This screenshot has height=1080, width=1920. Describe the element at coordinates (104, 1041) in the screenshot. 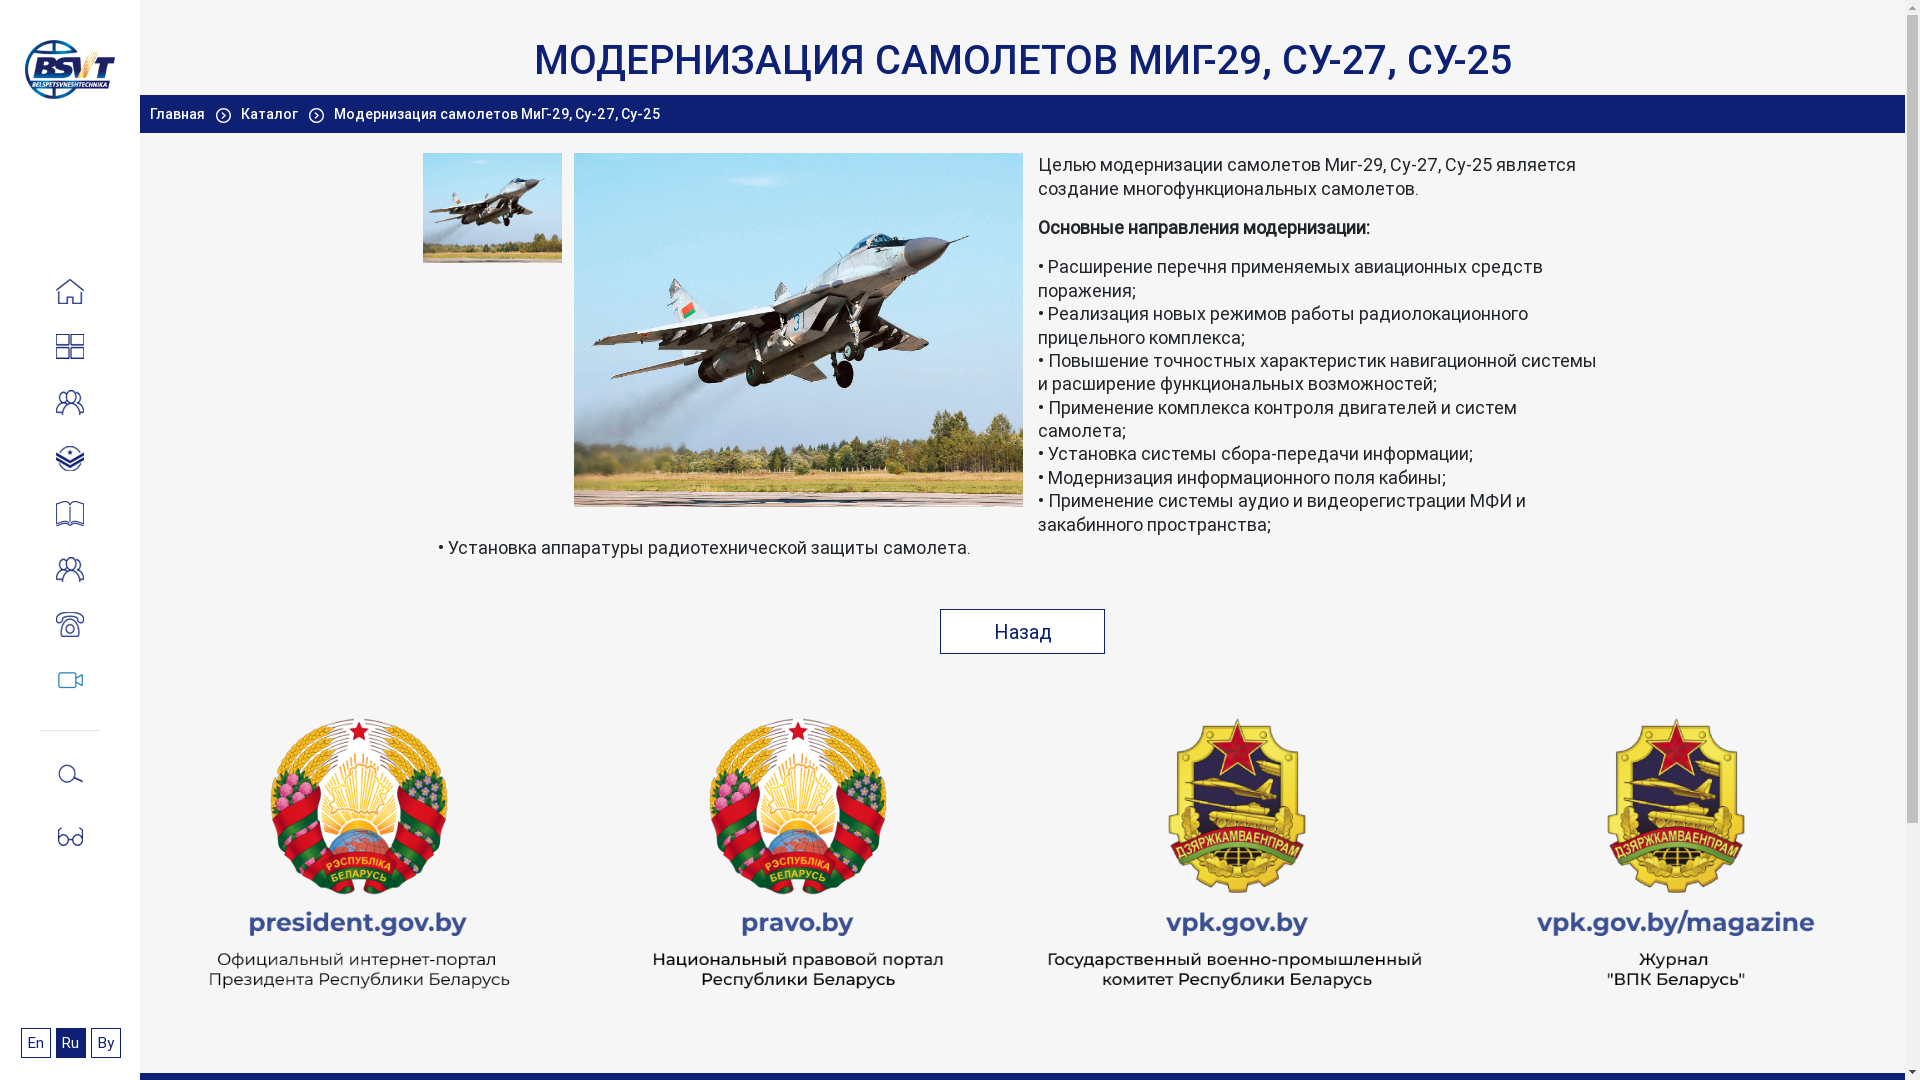

I see `'By'` at that location.